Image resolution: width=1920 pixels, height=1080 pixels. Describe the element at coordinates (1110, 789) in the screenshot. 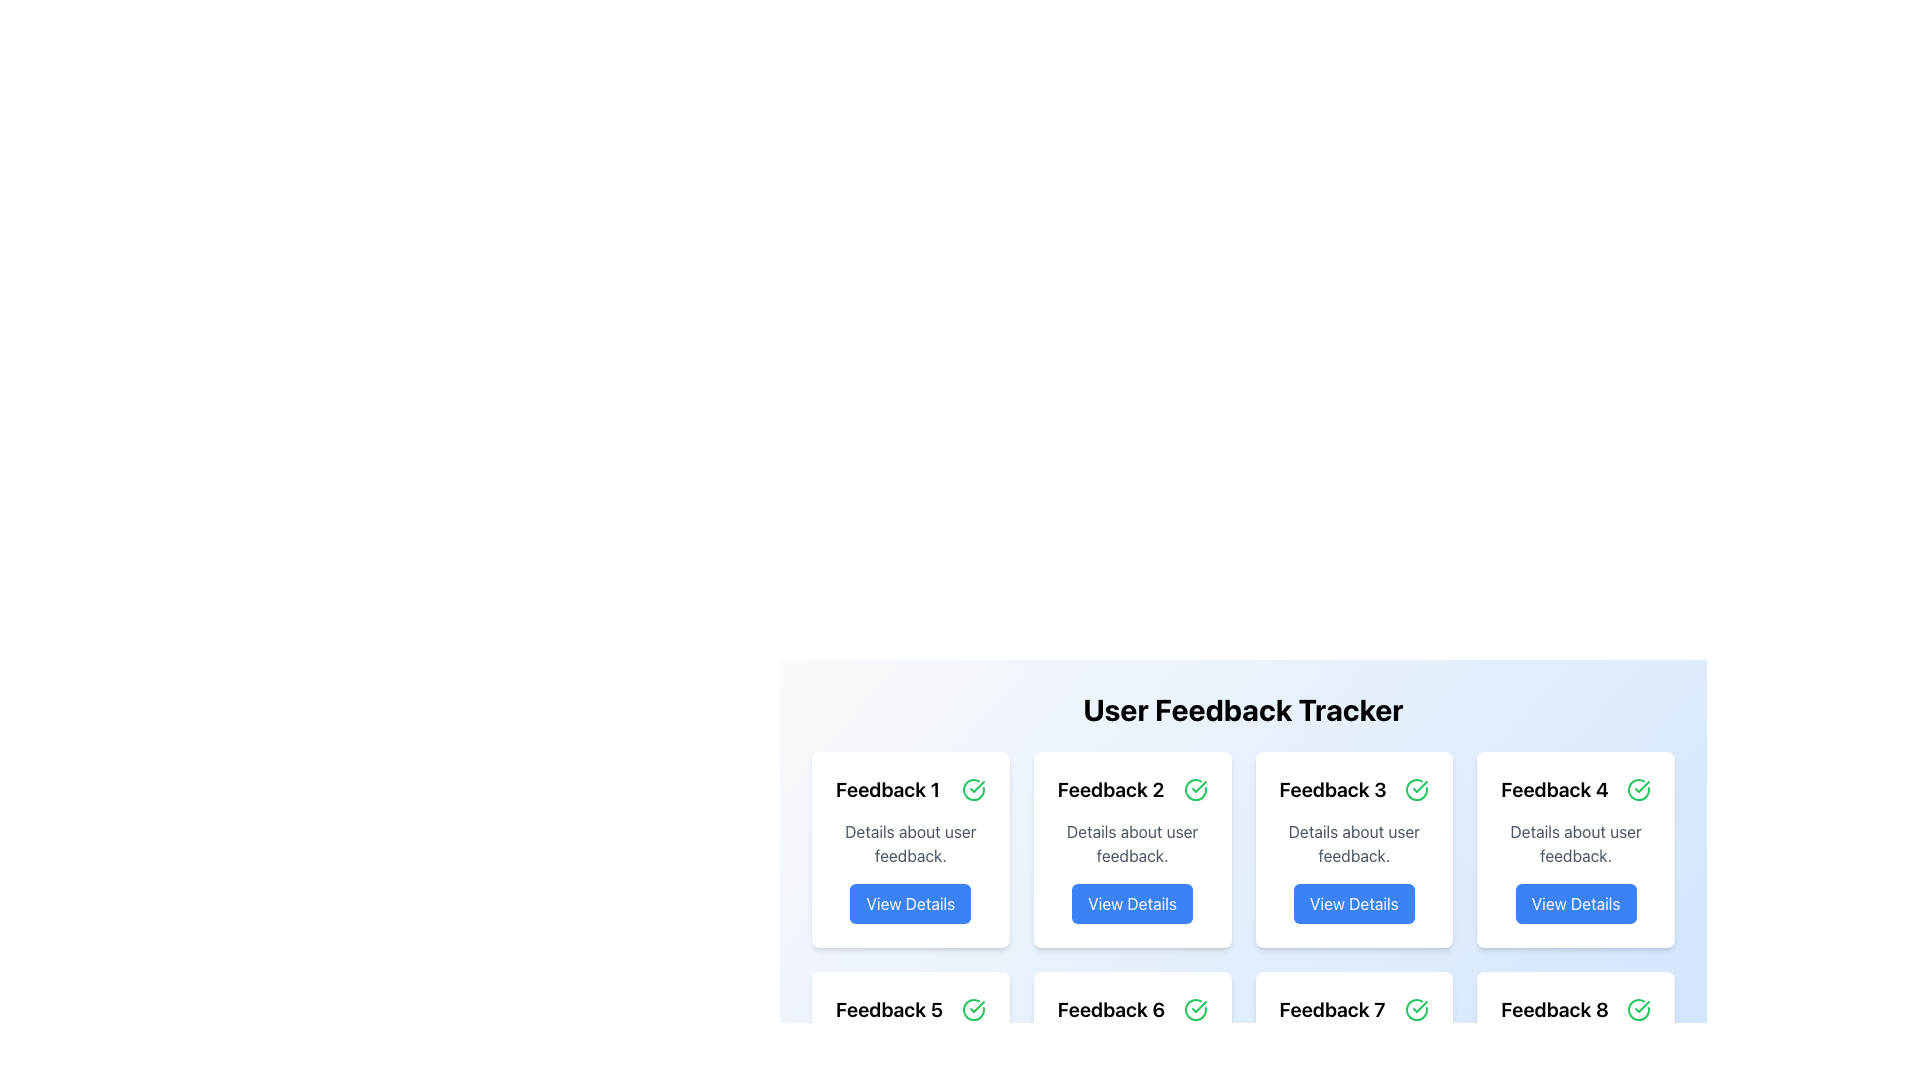

I see `label 'Feedback 2' which is prominently displayed in bold, large font at the top center of the second card in the User Feedback Tracker grid` at that location.